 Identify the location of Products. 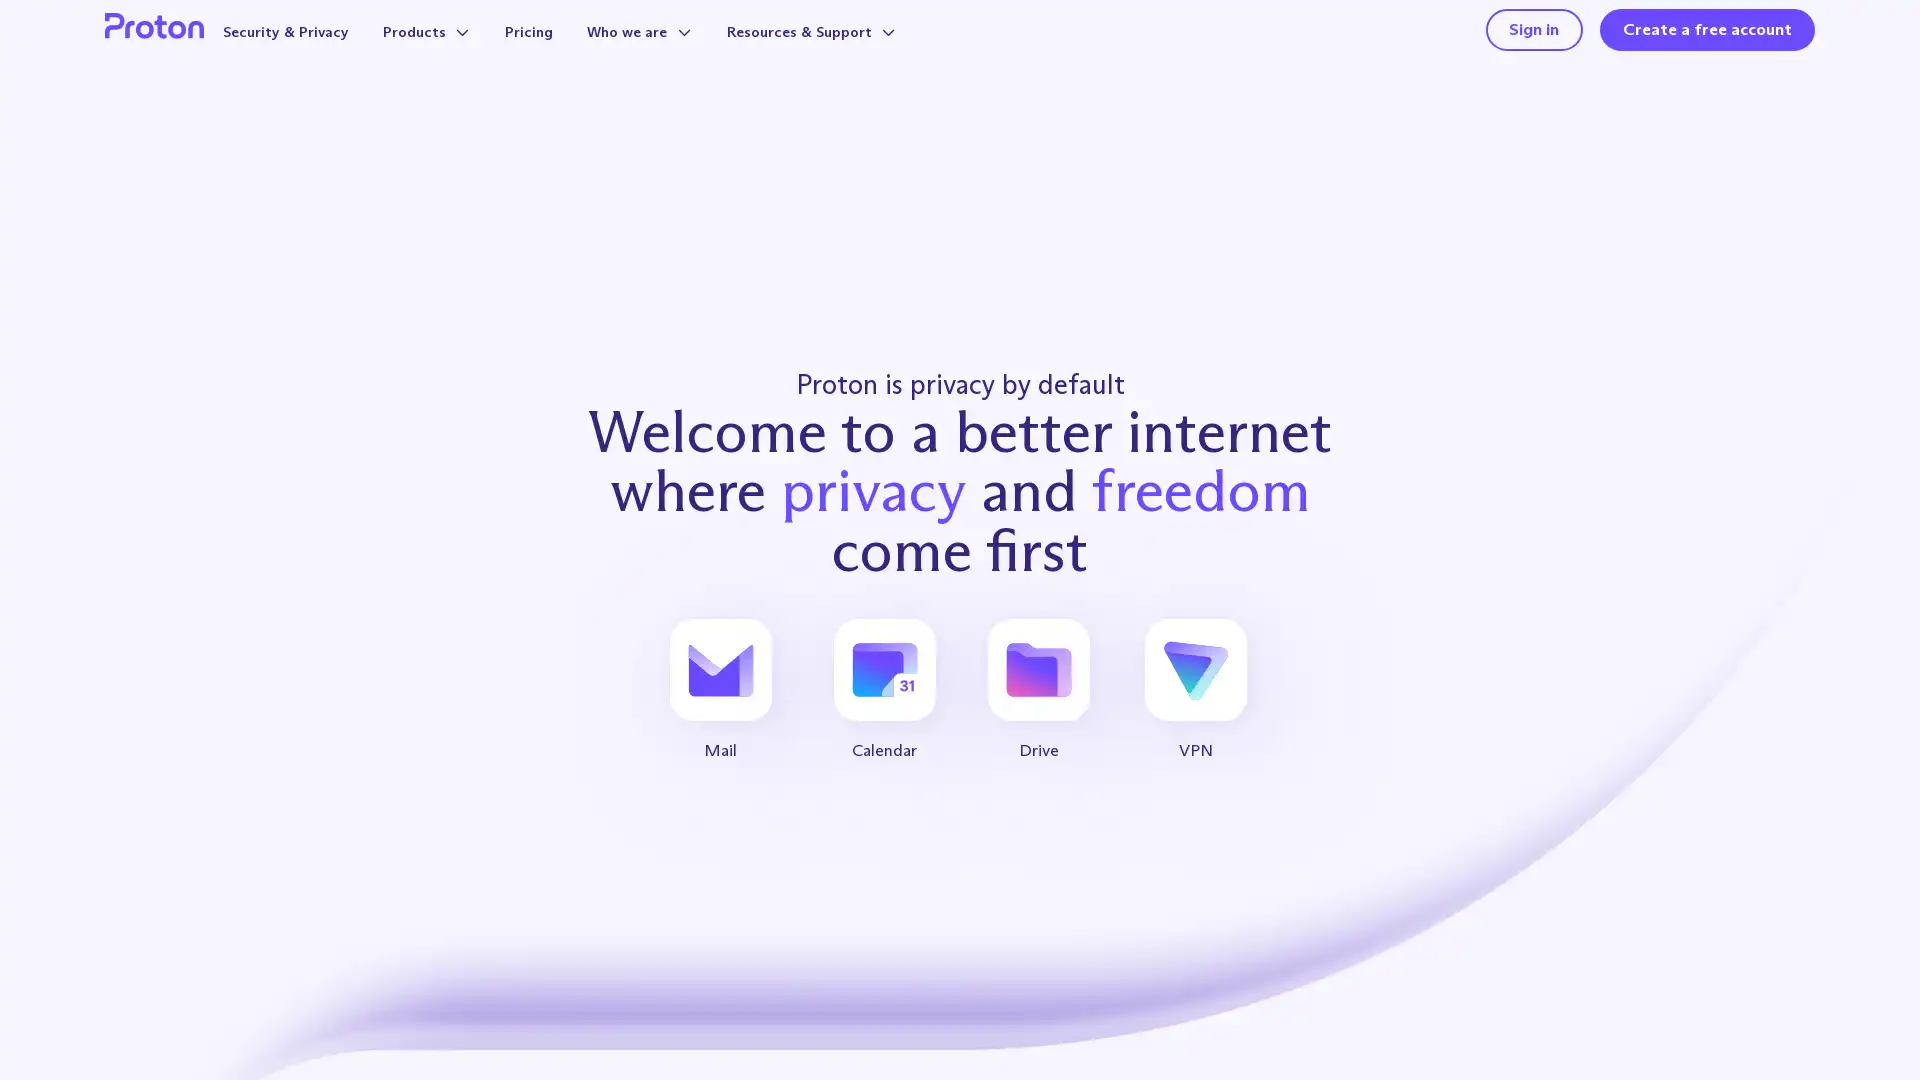
(453, 51).